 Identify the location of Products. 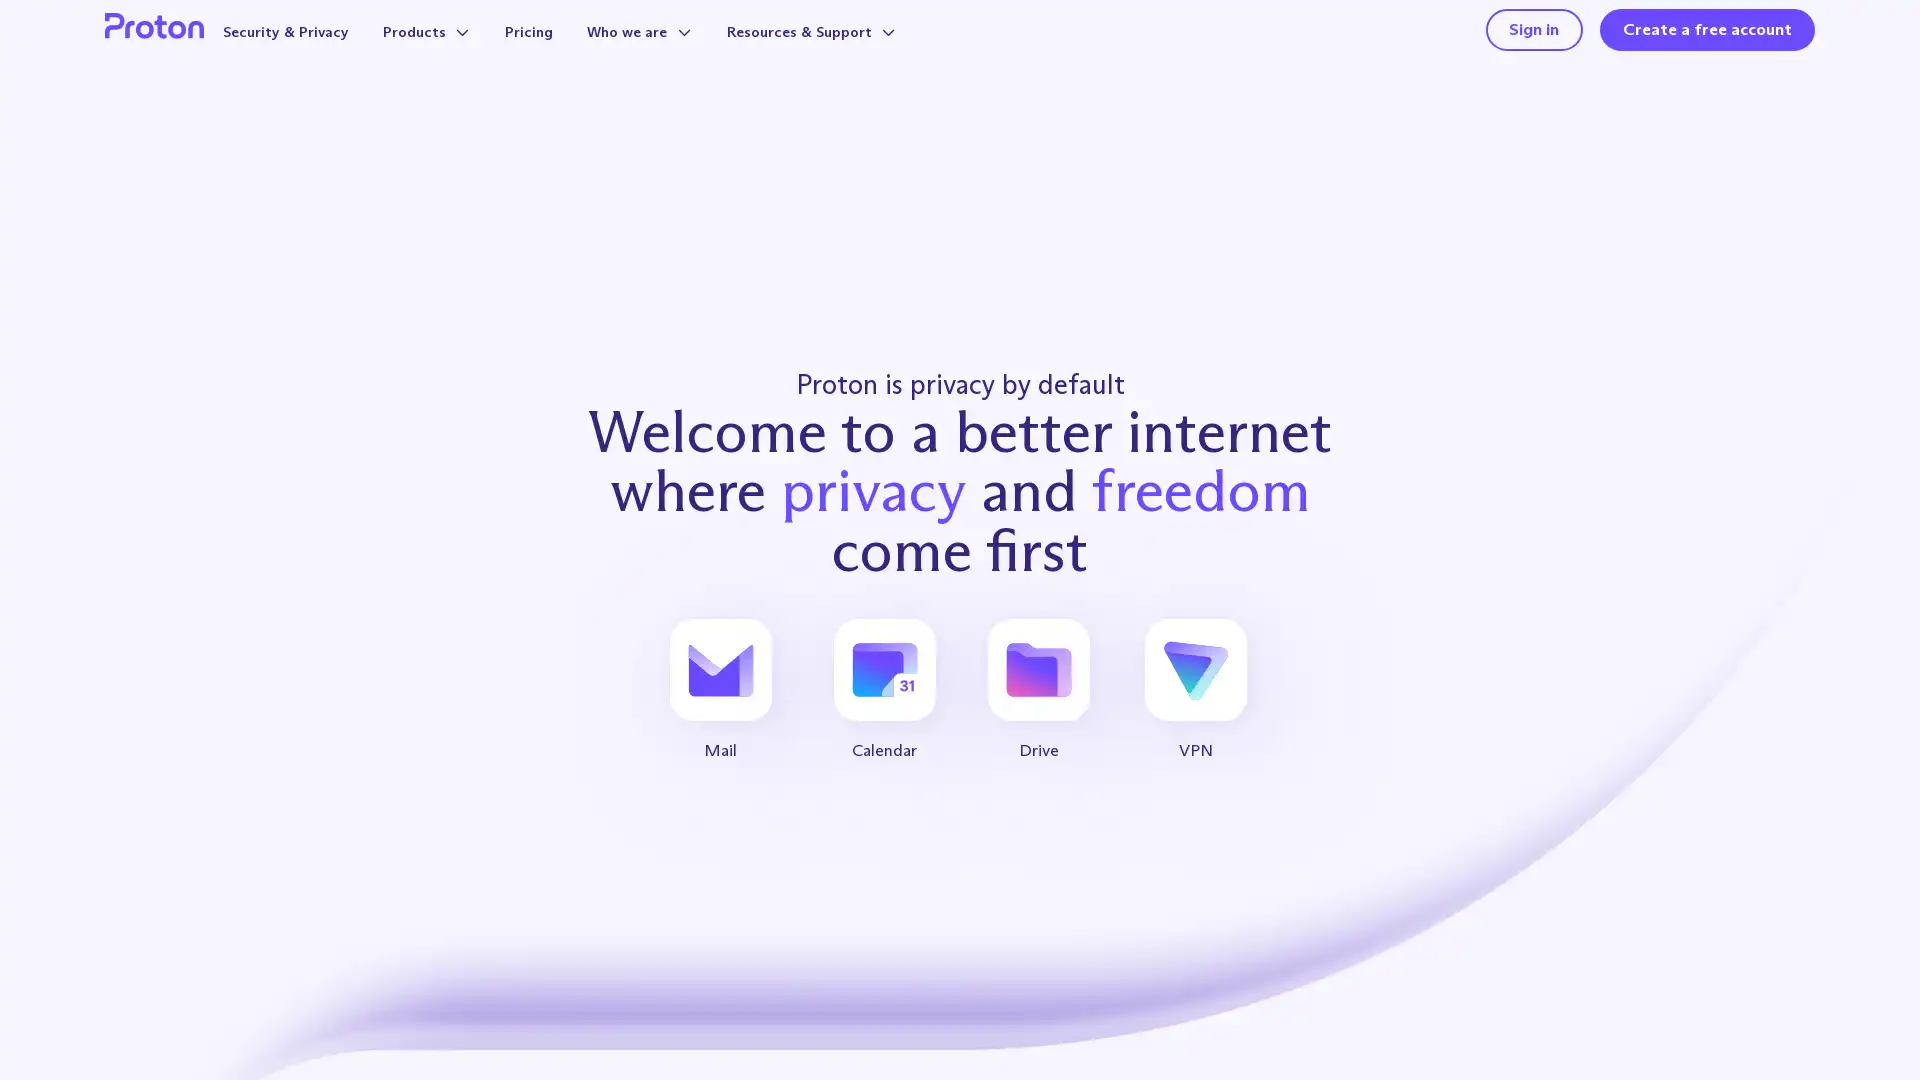
(453, 51).